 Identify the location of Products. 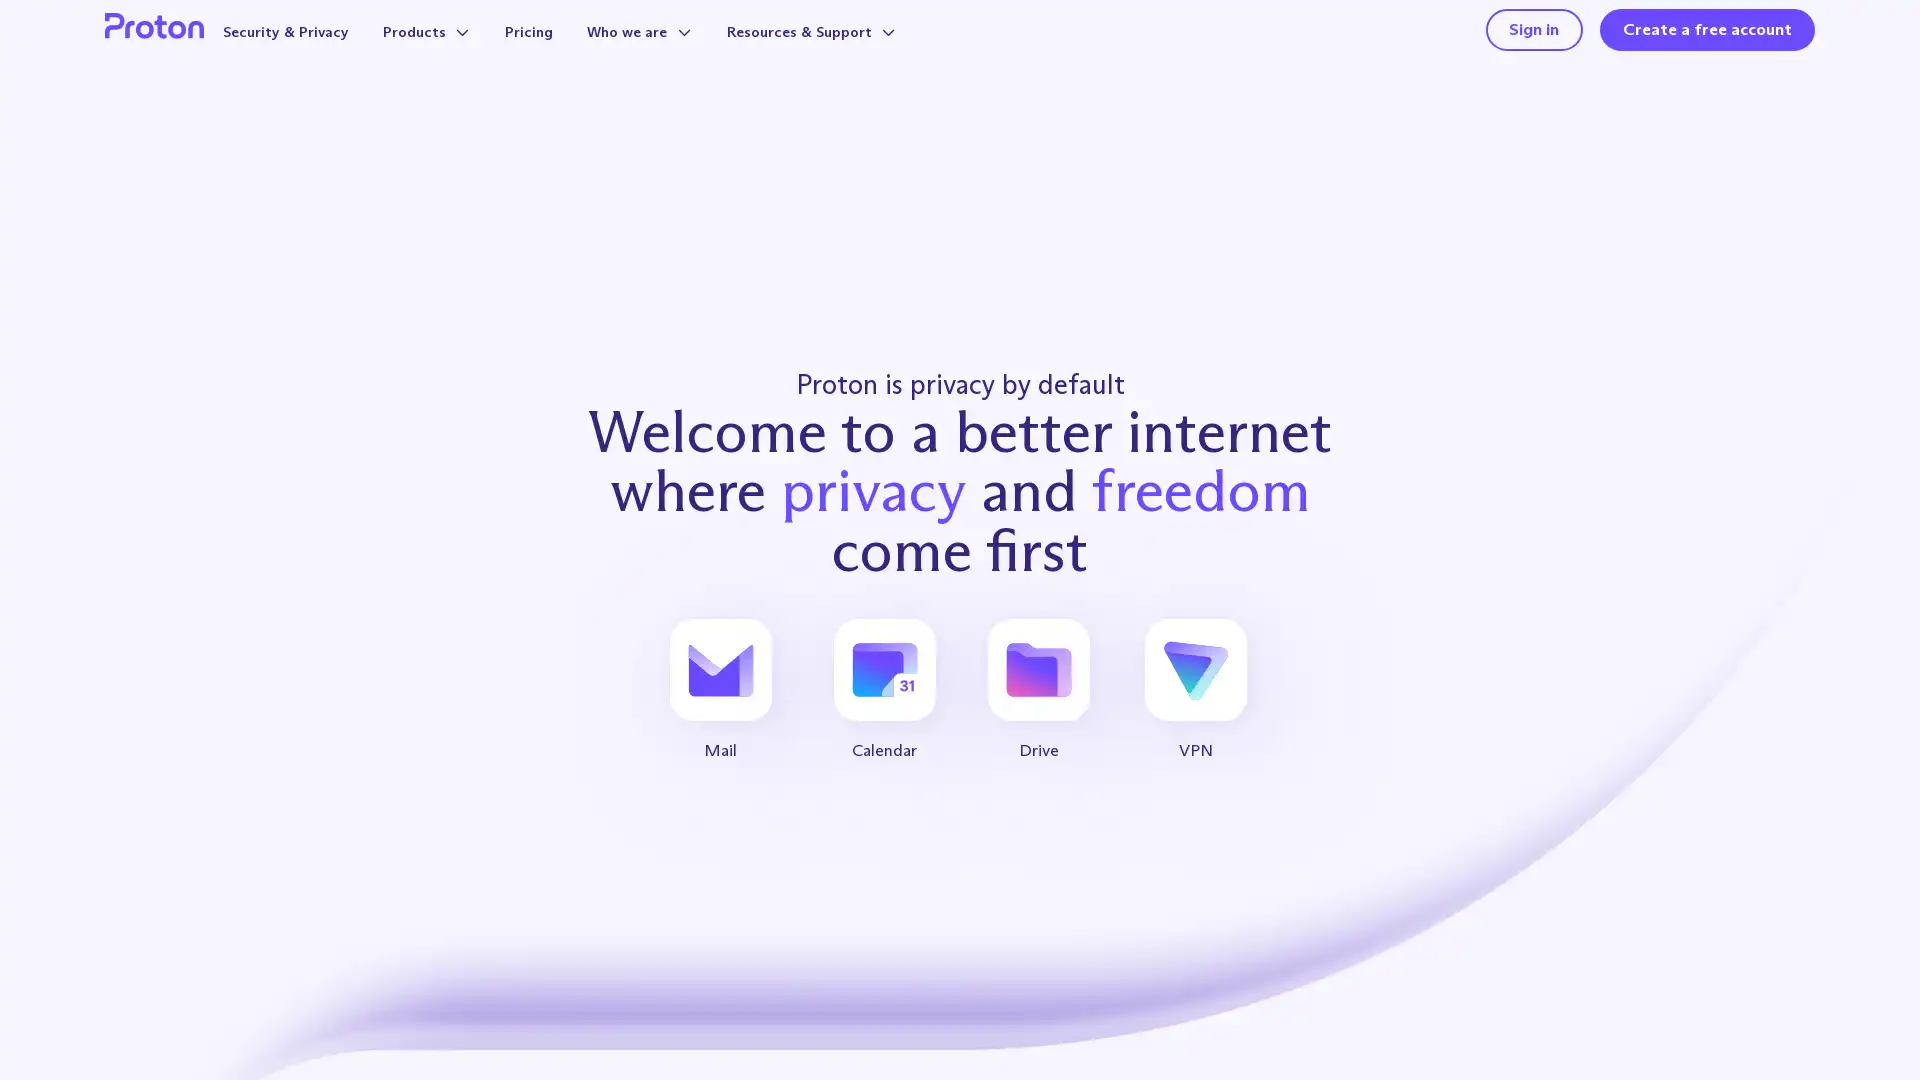
(453, 51).